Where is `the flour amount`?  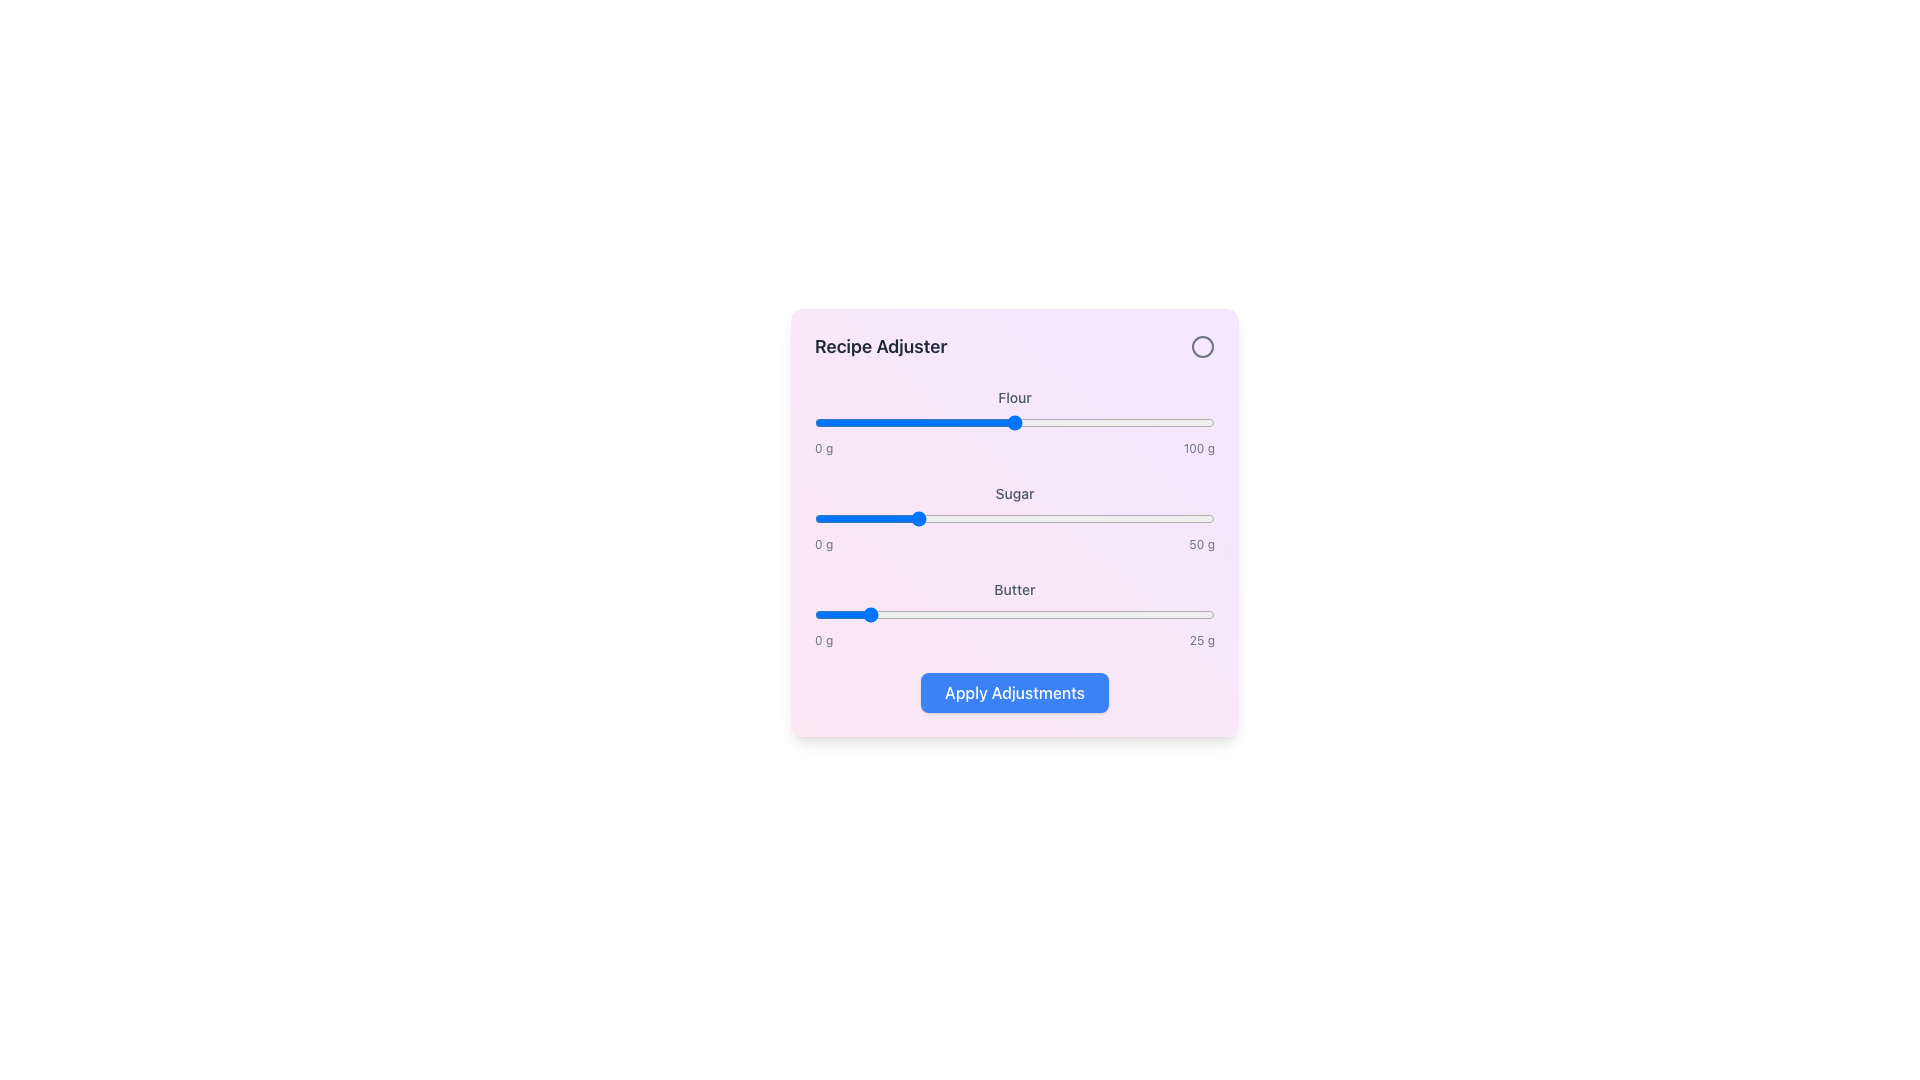 the flour amount is located at coordinates (860, 422).